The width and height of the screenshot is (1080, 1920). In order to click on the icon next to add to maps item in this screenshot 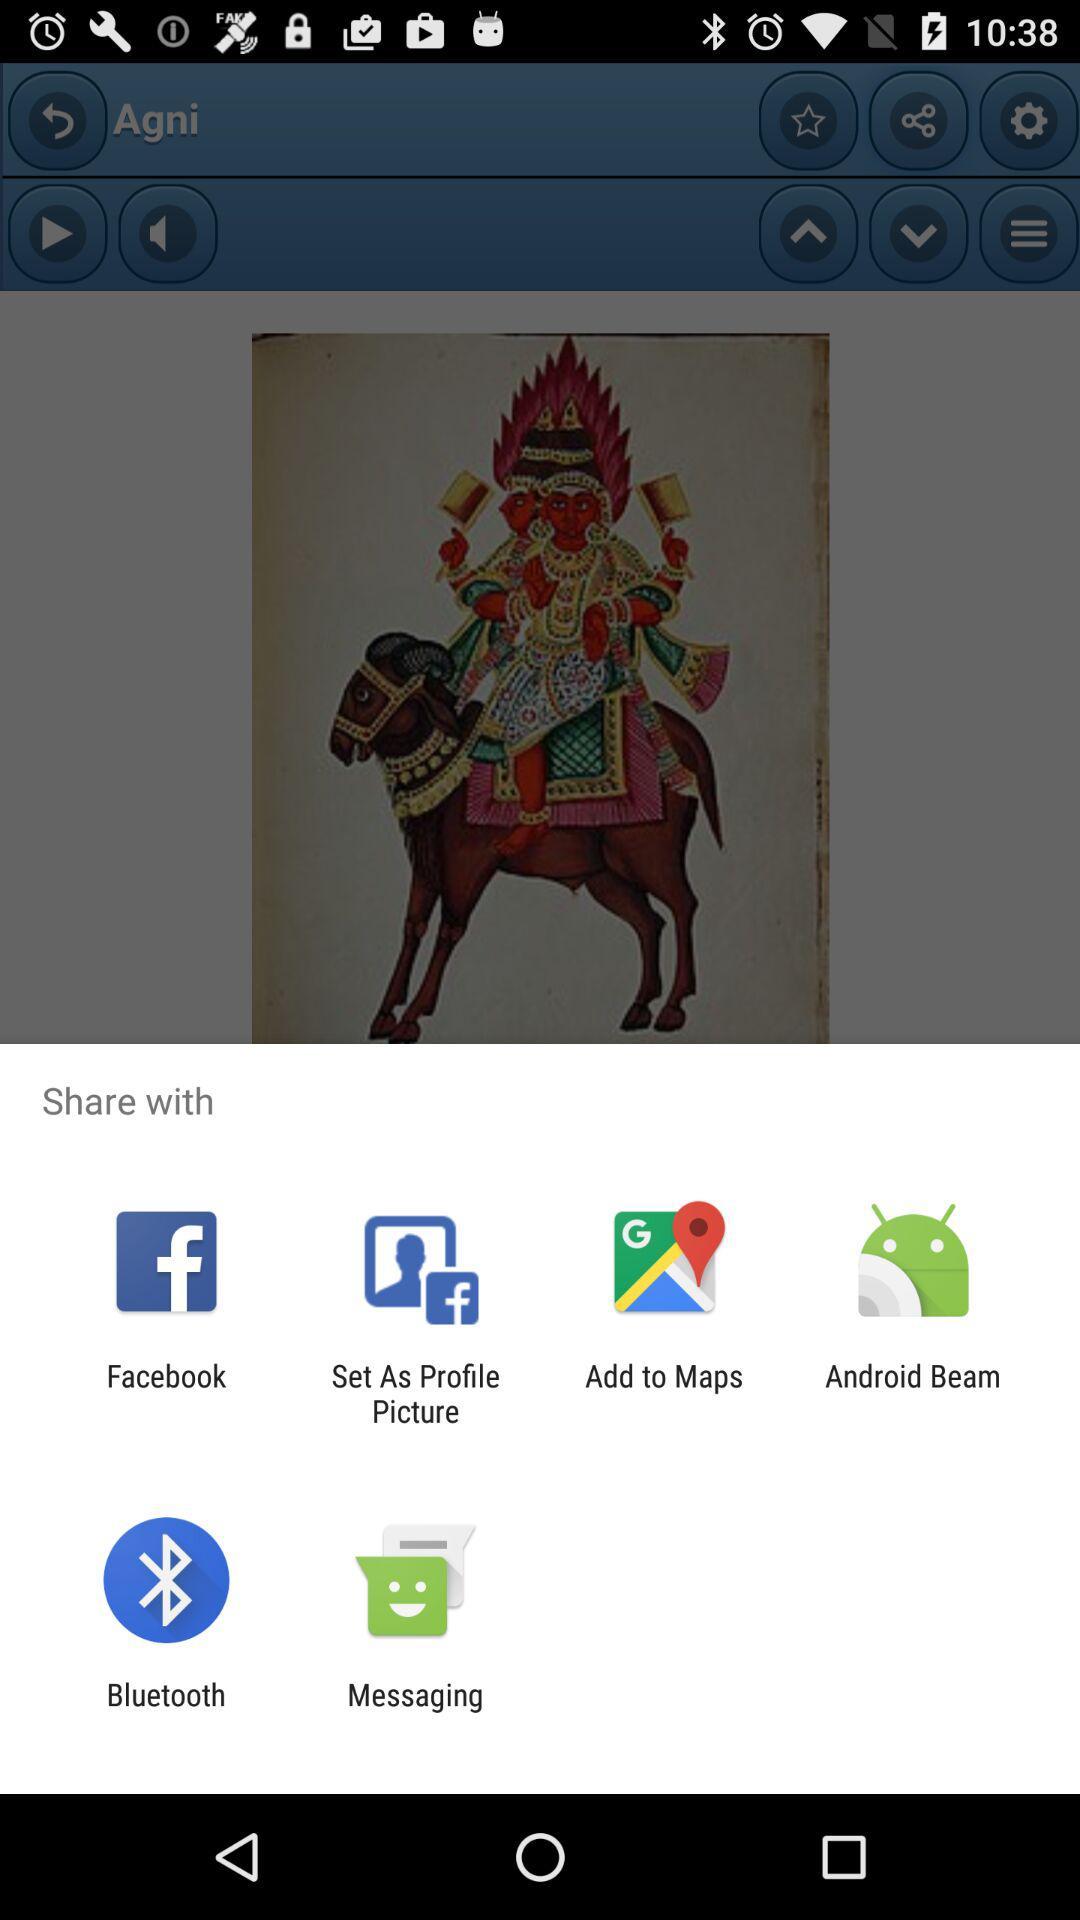, I will do `click(913, 1392)`.